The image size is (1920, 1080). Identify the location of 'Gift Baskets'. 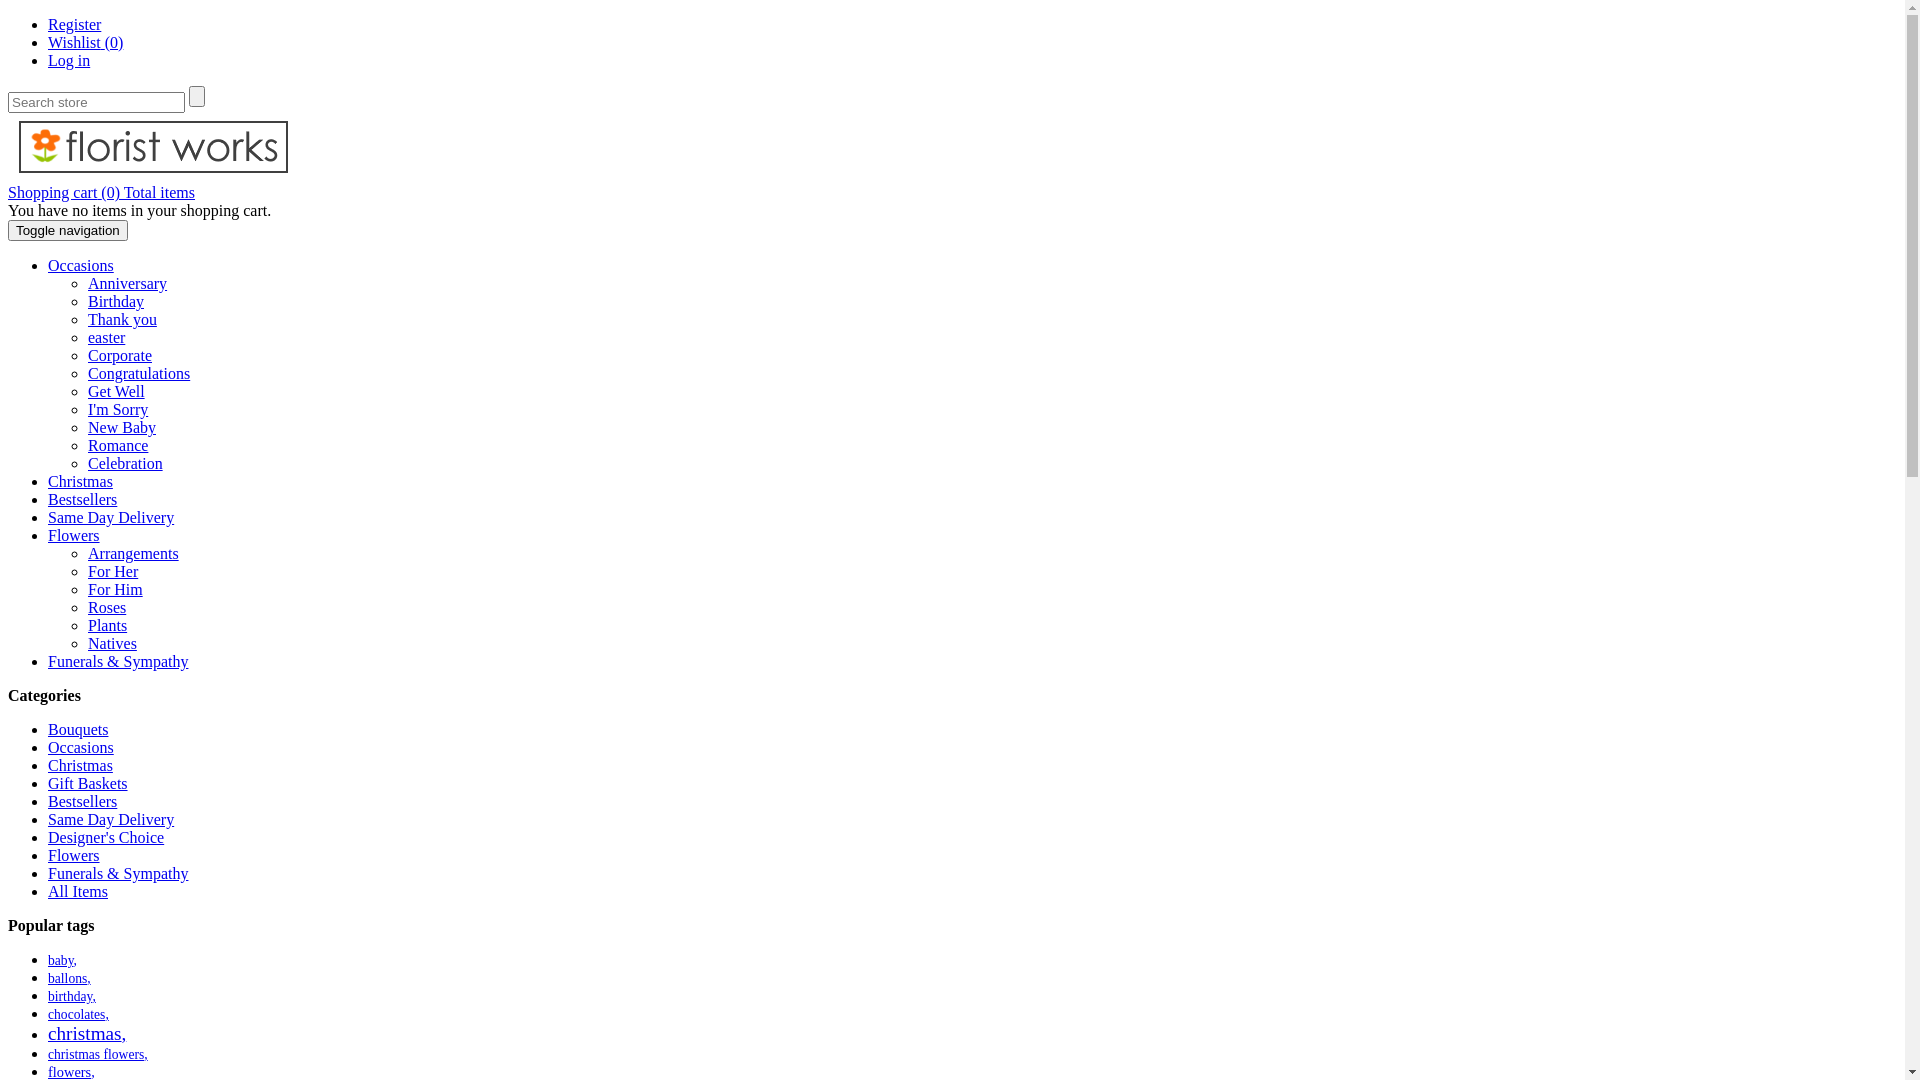
(48, 782).